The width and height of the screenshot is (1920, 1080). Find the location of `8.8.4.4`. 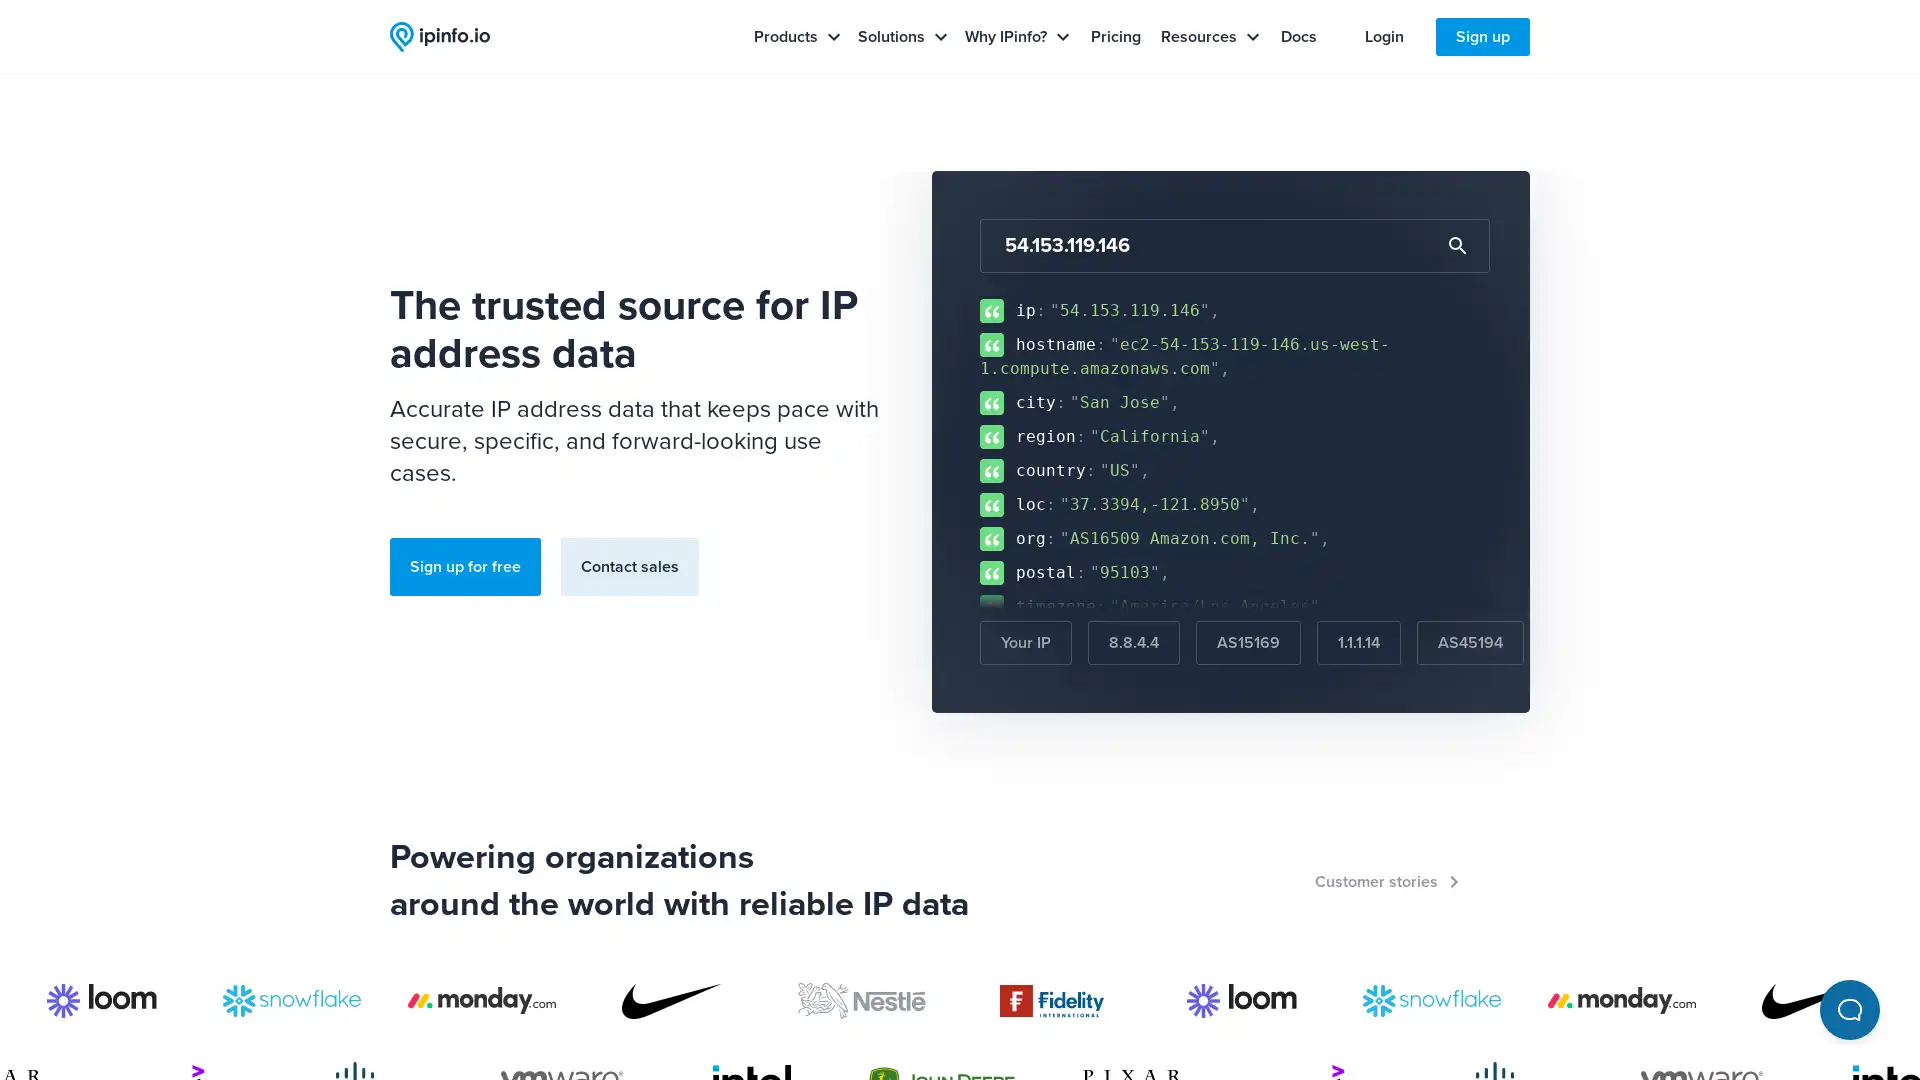

8.8.4.4 is located at coordinates (1133, 643).